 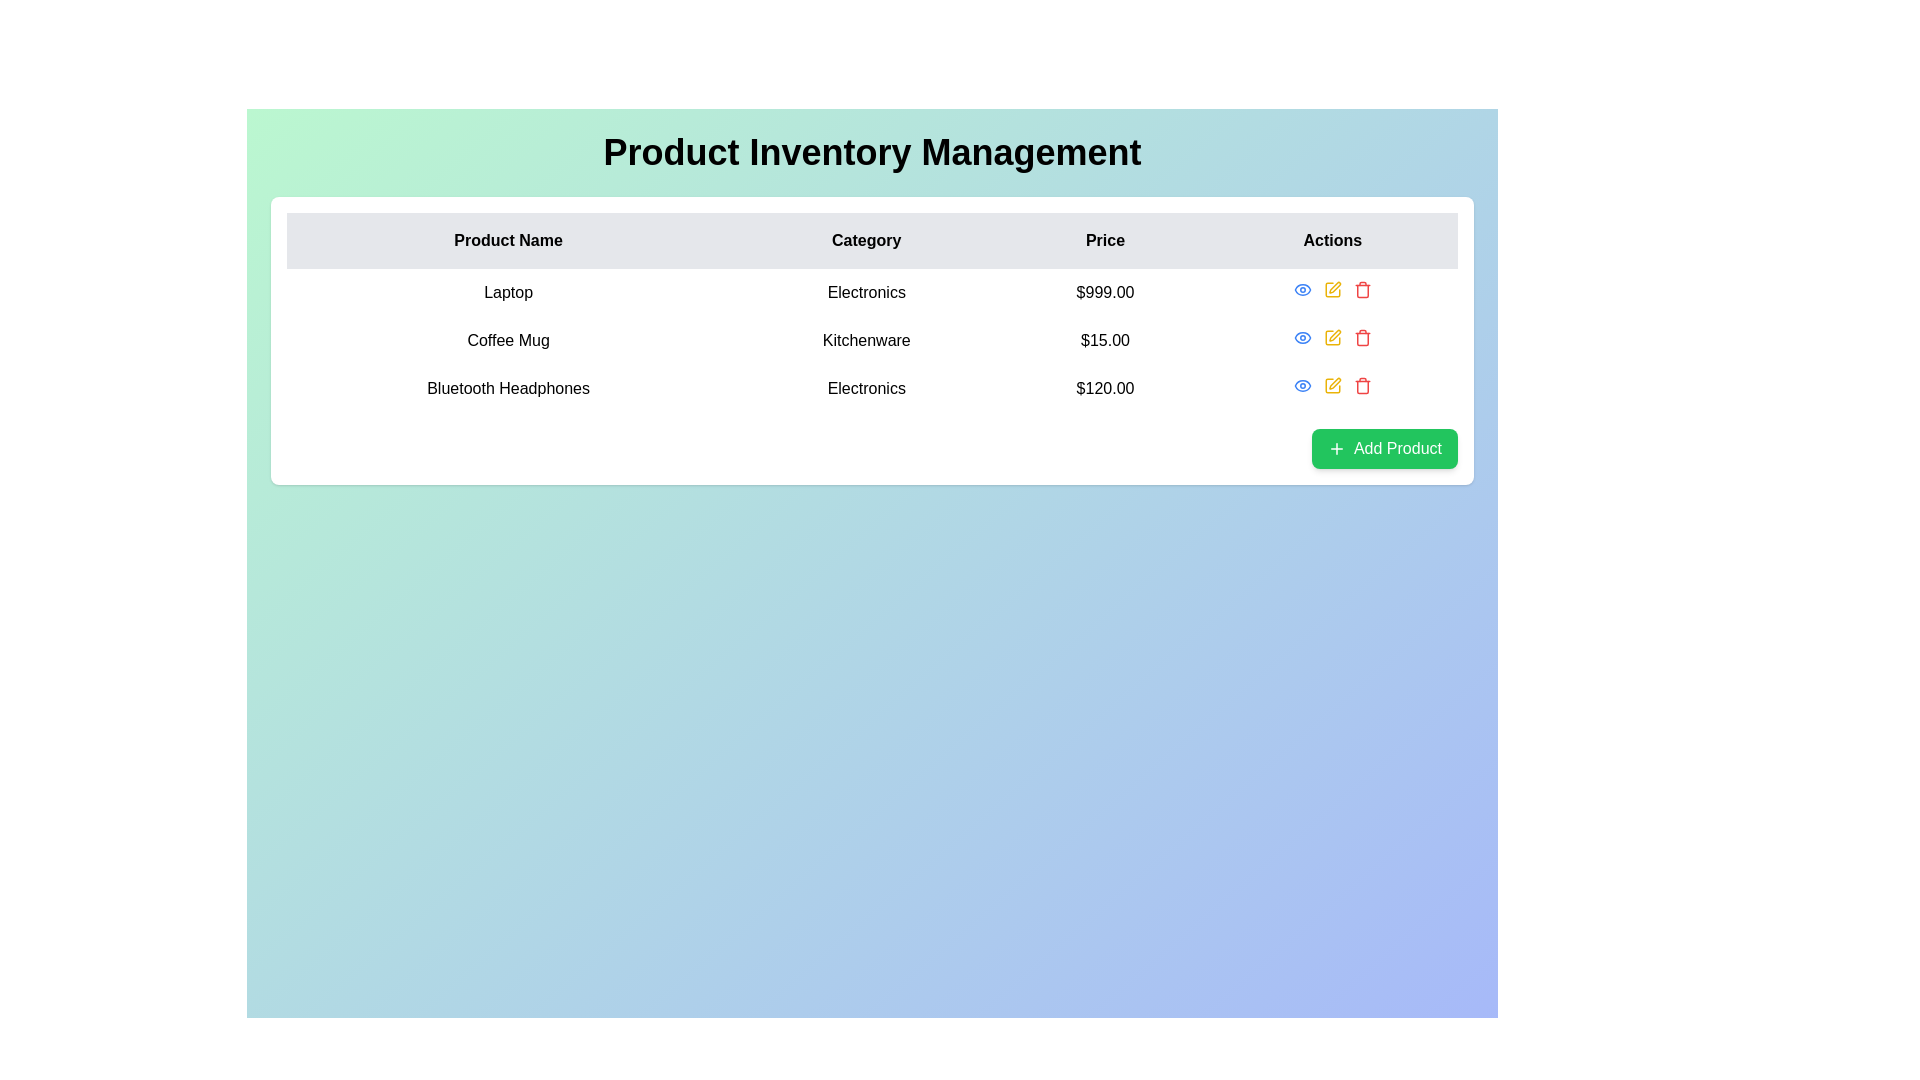 What do you see at coordinates (872, 293) in the screenshot?
I see `information displayed in the first row of the inventory table, which is located directly above the row featuring 'Coffee Mug'` at bounding box center [872, 293].